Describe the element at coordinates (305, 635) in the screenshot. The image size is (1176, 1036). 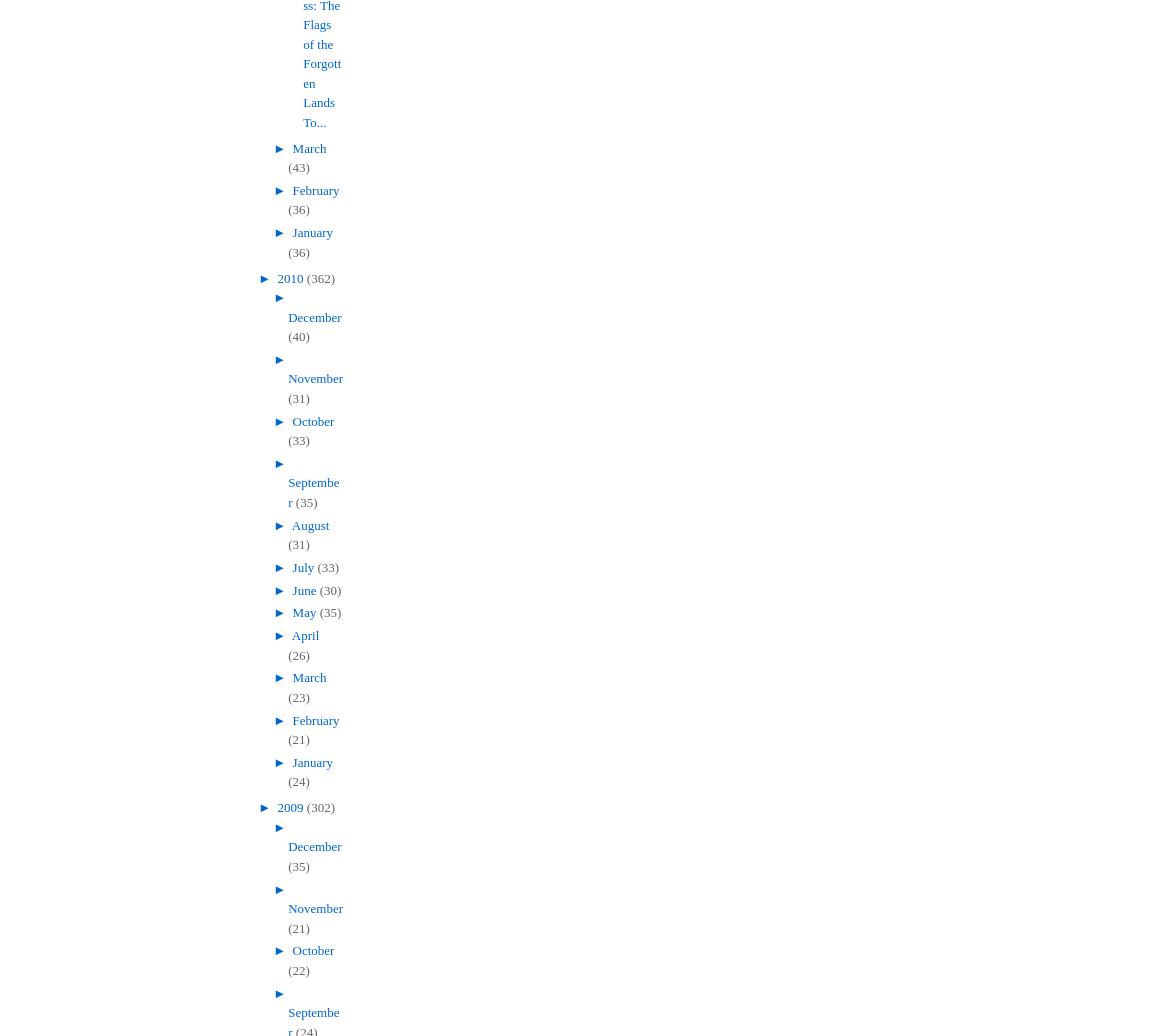
I see `'April'` at that location.